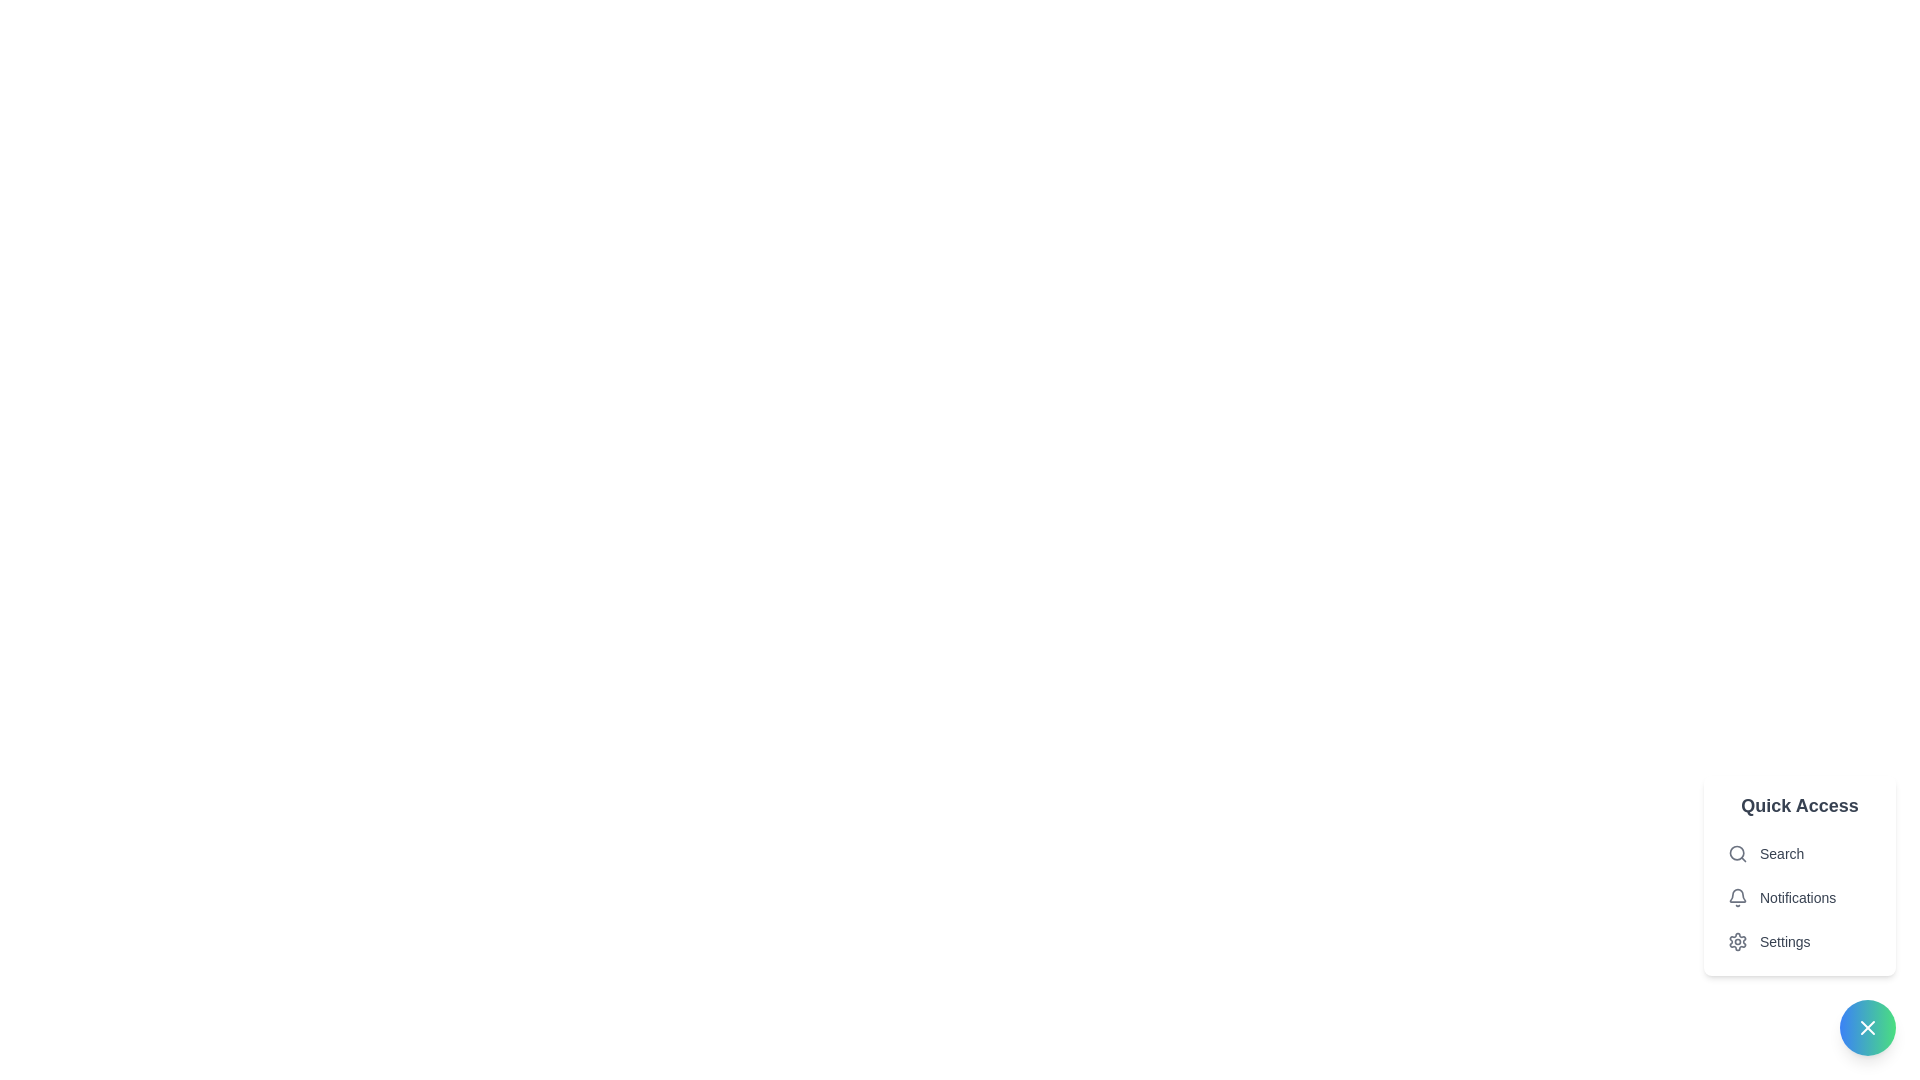 The width and height of the screenshot is (1920, 1080). Describe the element at coordinates (1800, 853) in the screenshot. I see `the 'Search' button under the 'Quick Access' header` at that location.